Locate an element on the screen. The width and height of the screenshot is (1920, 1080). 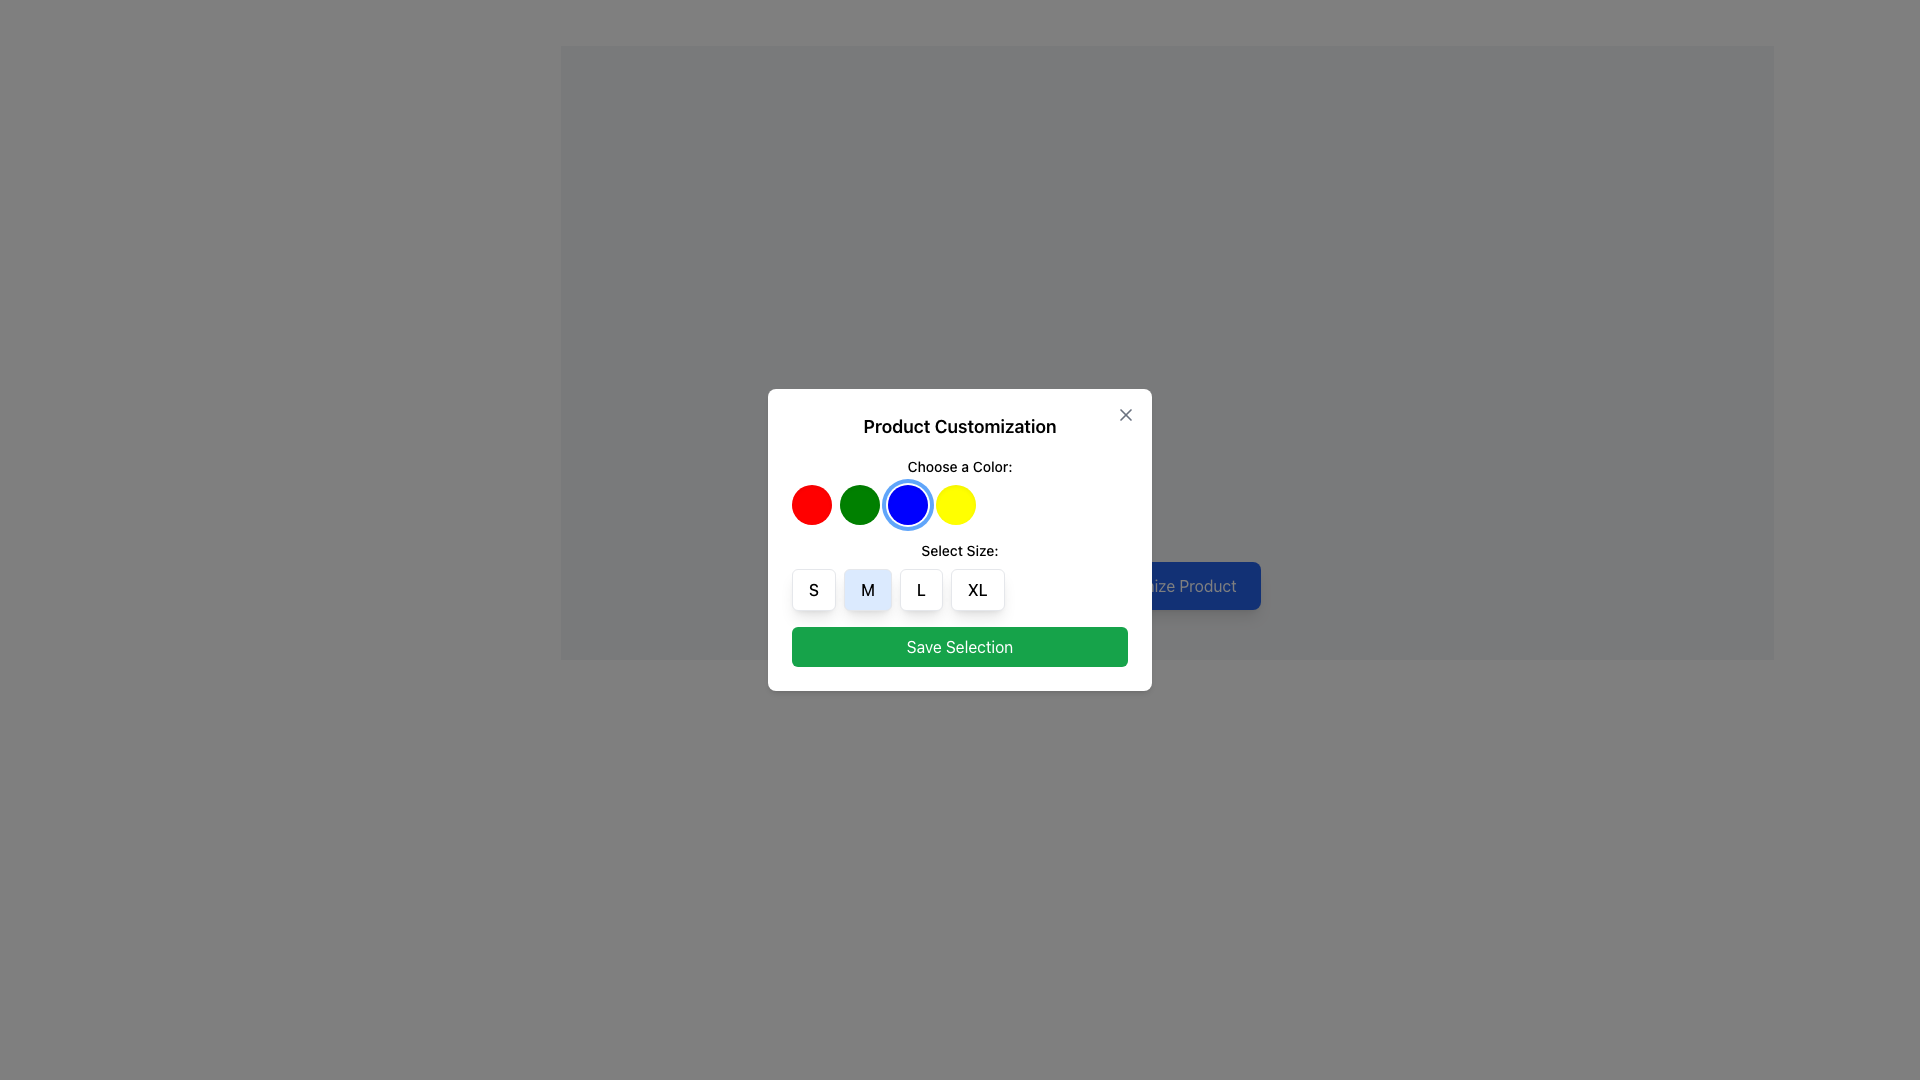
the text label that says 'Select Size:' located within the 'Product Customization' modal, positioned above the size selection options is located at coordinates (960, 551).